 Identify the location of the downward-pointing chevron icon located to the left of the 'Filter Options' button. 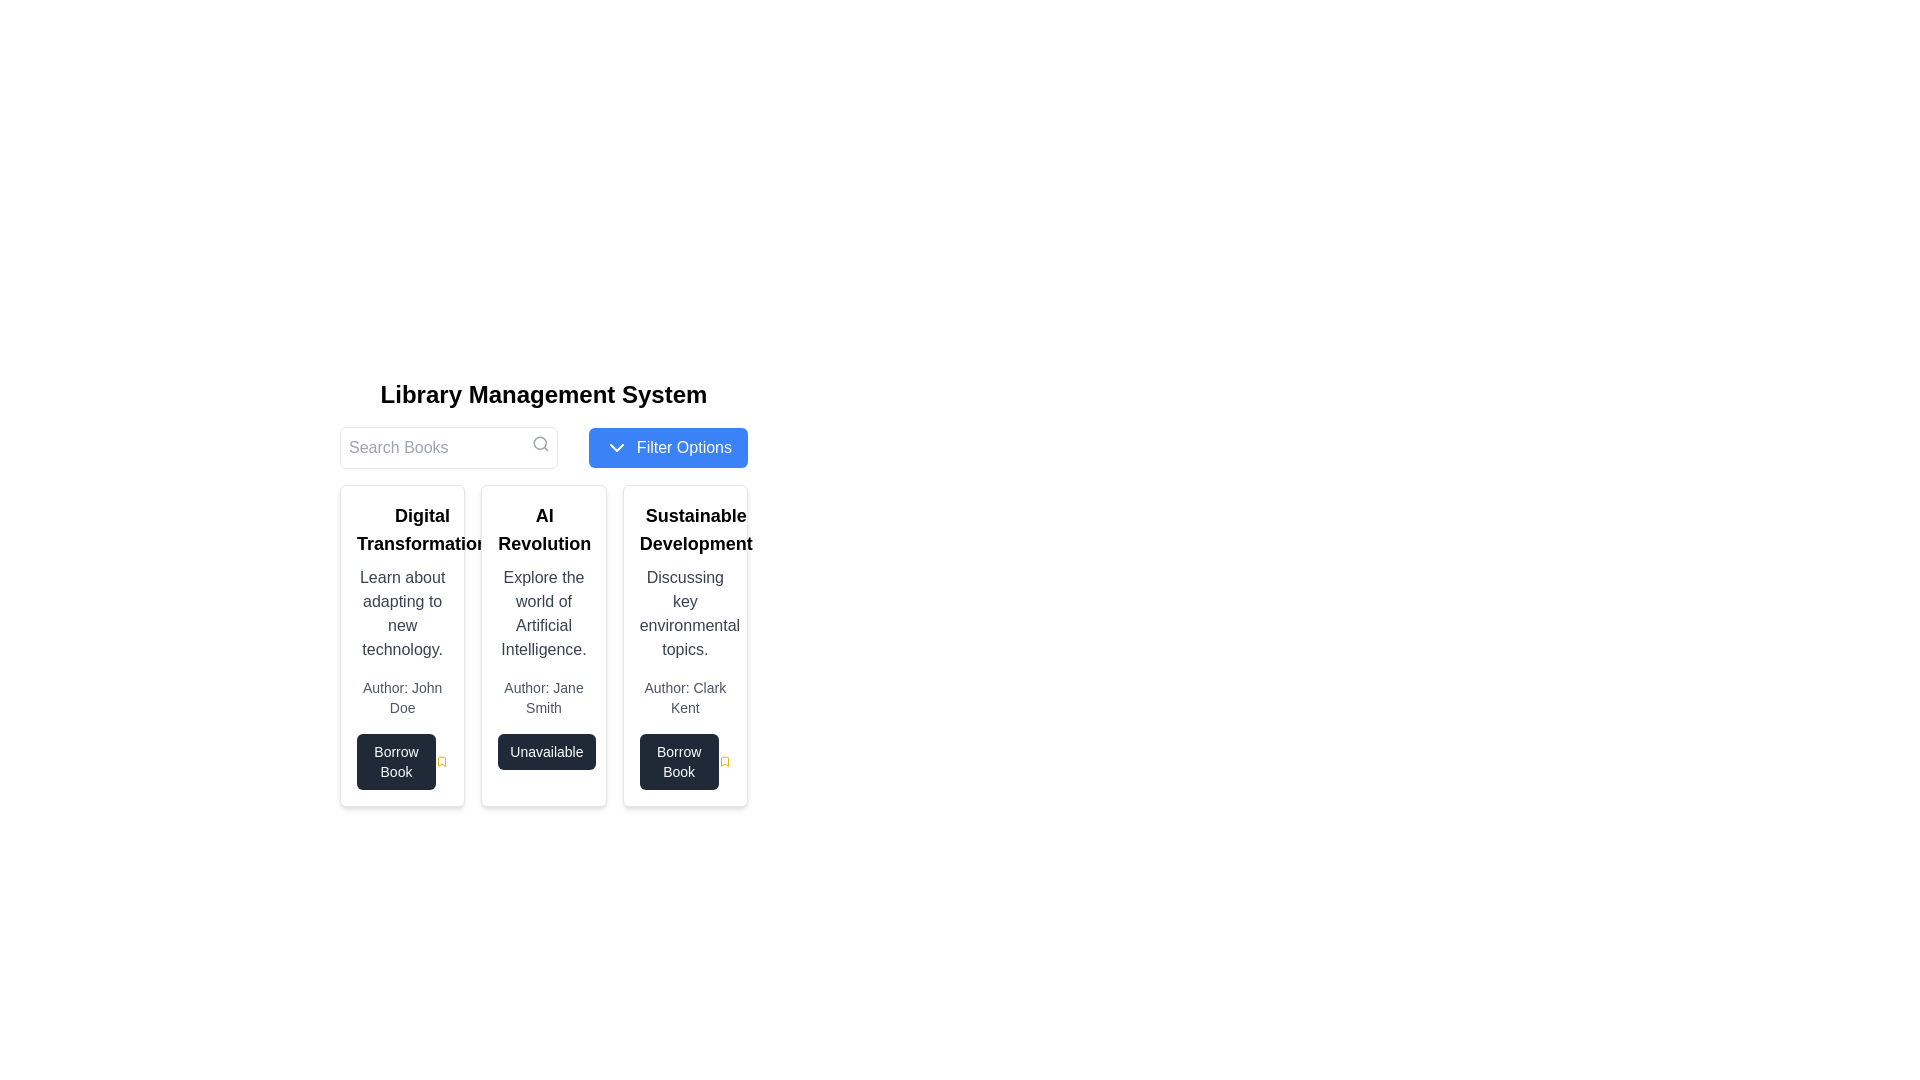
(615, 446).